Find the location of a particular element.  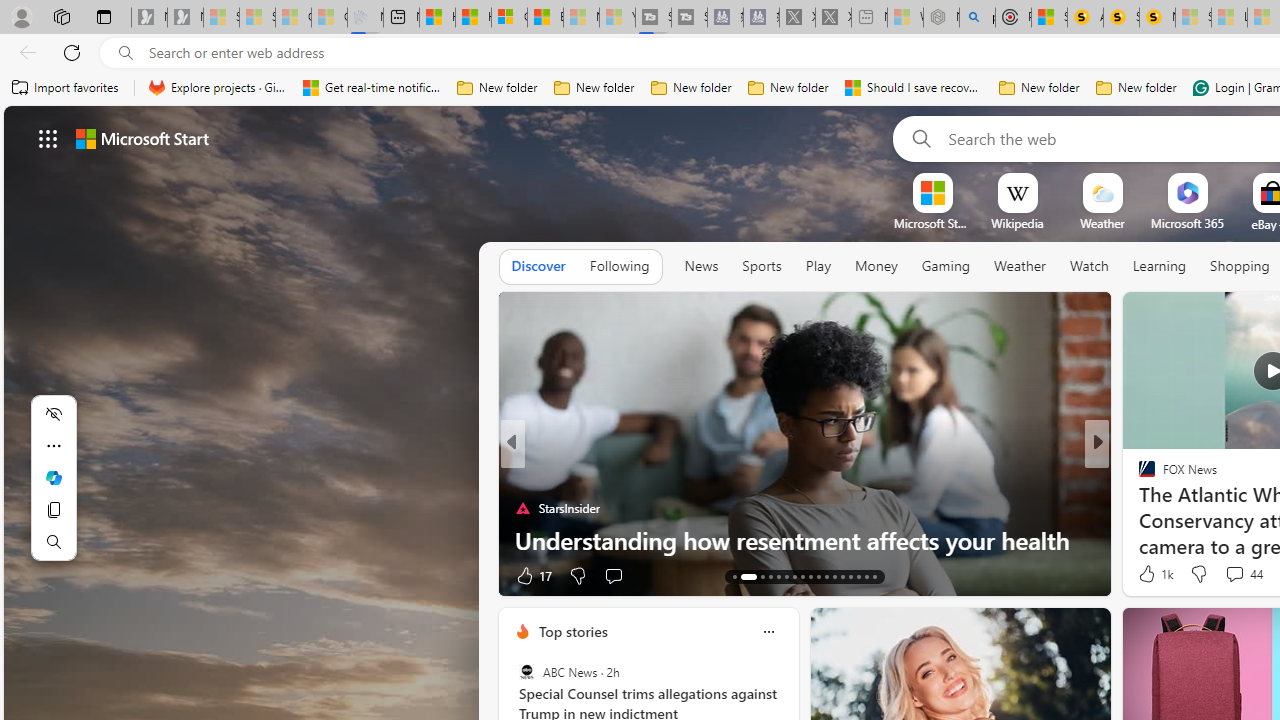

'186 Like' is located at coordinates (1152, 575).